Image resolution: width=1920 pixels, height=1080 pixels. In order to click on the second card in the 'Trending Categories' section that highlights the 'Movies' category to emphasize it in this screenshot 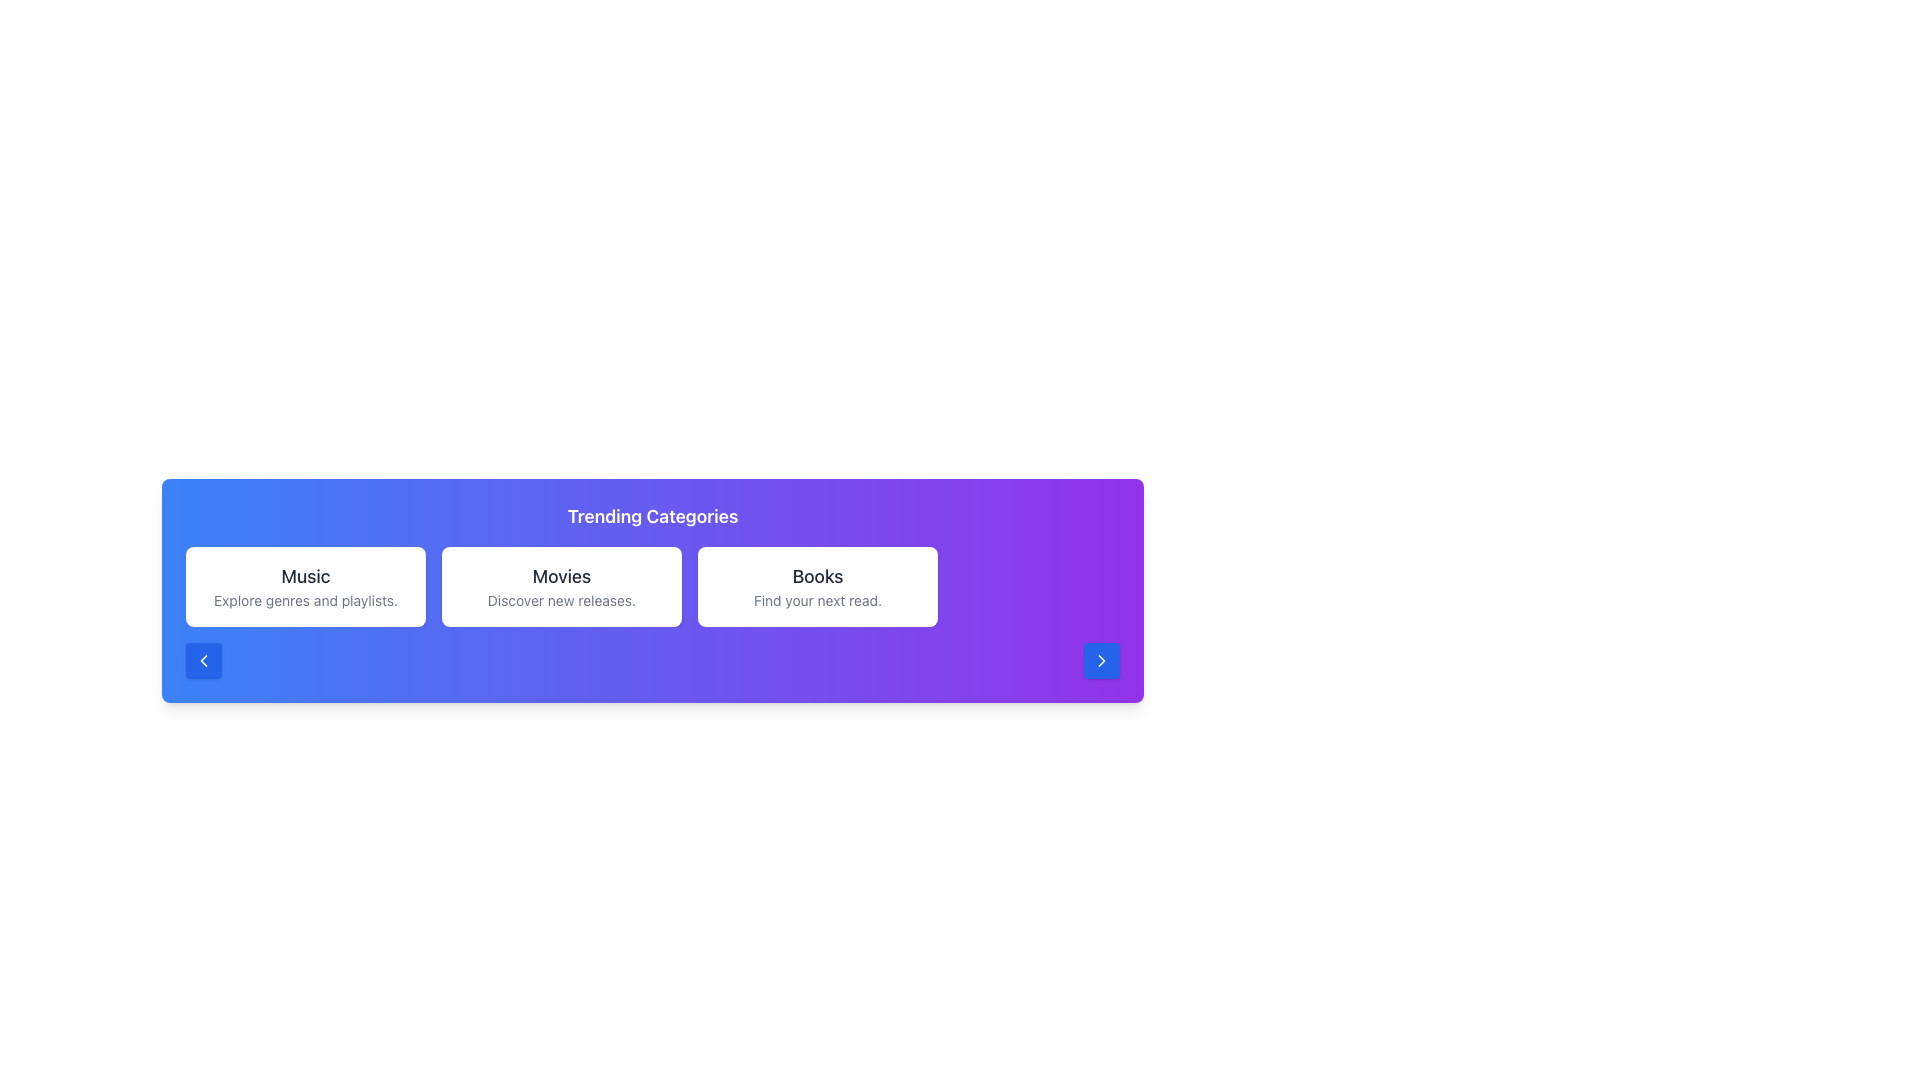, I will do `click(652, 585)`.